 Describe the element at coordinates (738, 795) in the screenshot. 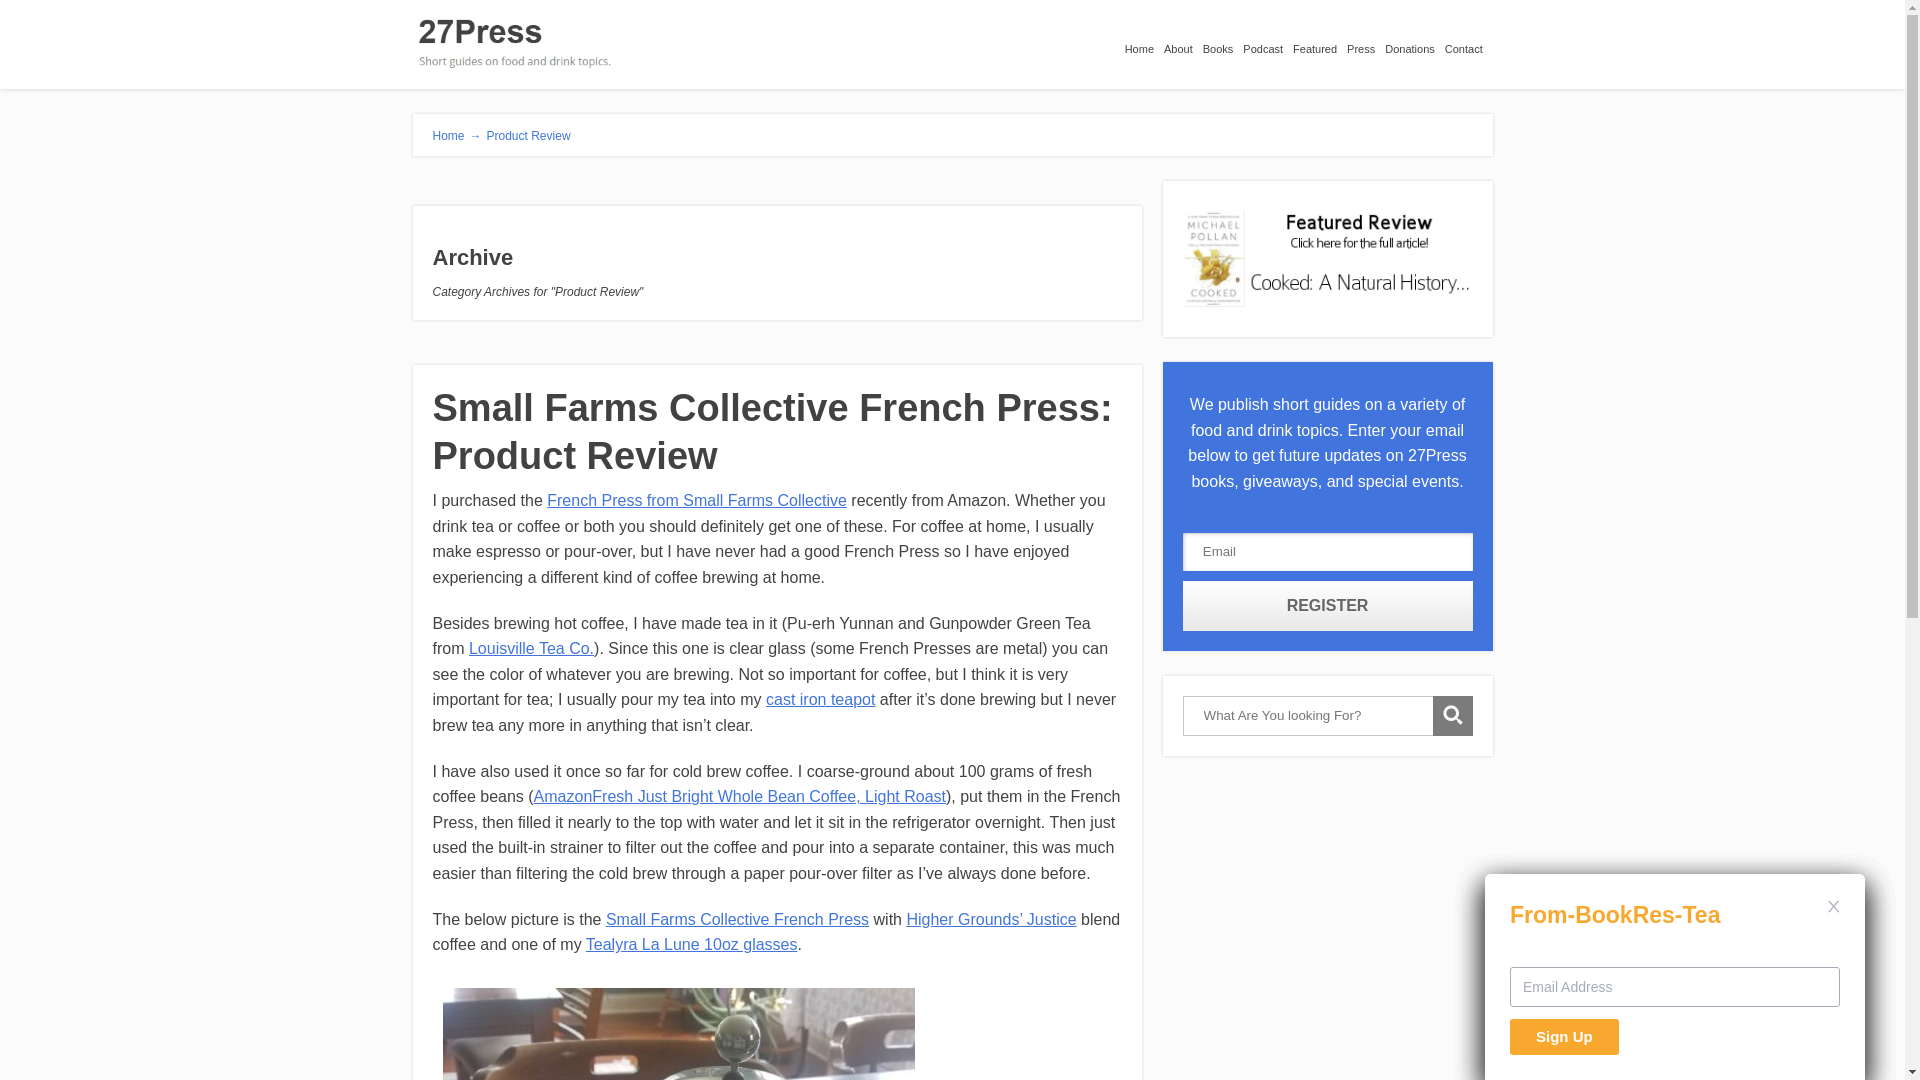

I see `'AmazonFresh Just Bright Whole Bean Coffee, Light Roast'` at that location.